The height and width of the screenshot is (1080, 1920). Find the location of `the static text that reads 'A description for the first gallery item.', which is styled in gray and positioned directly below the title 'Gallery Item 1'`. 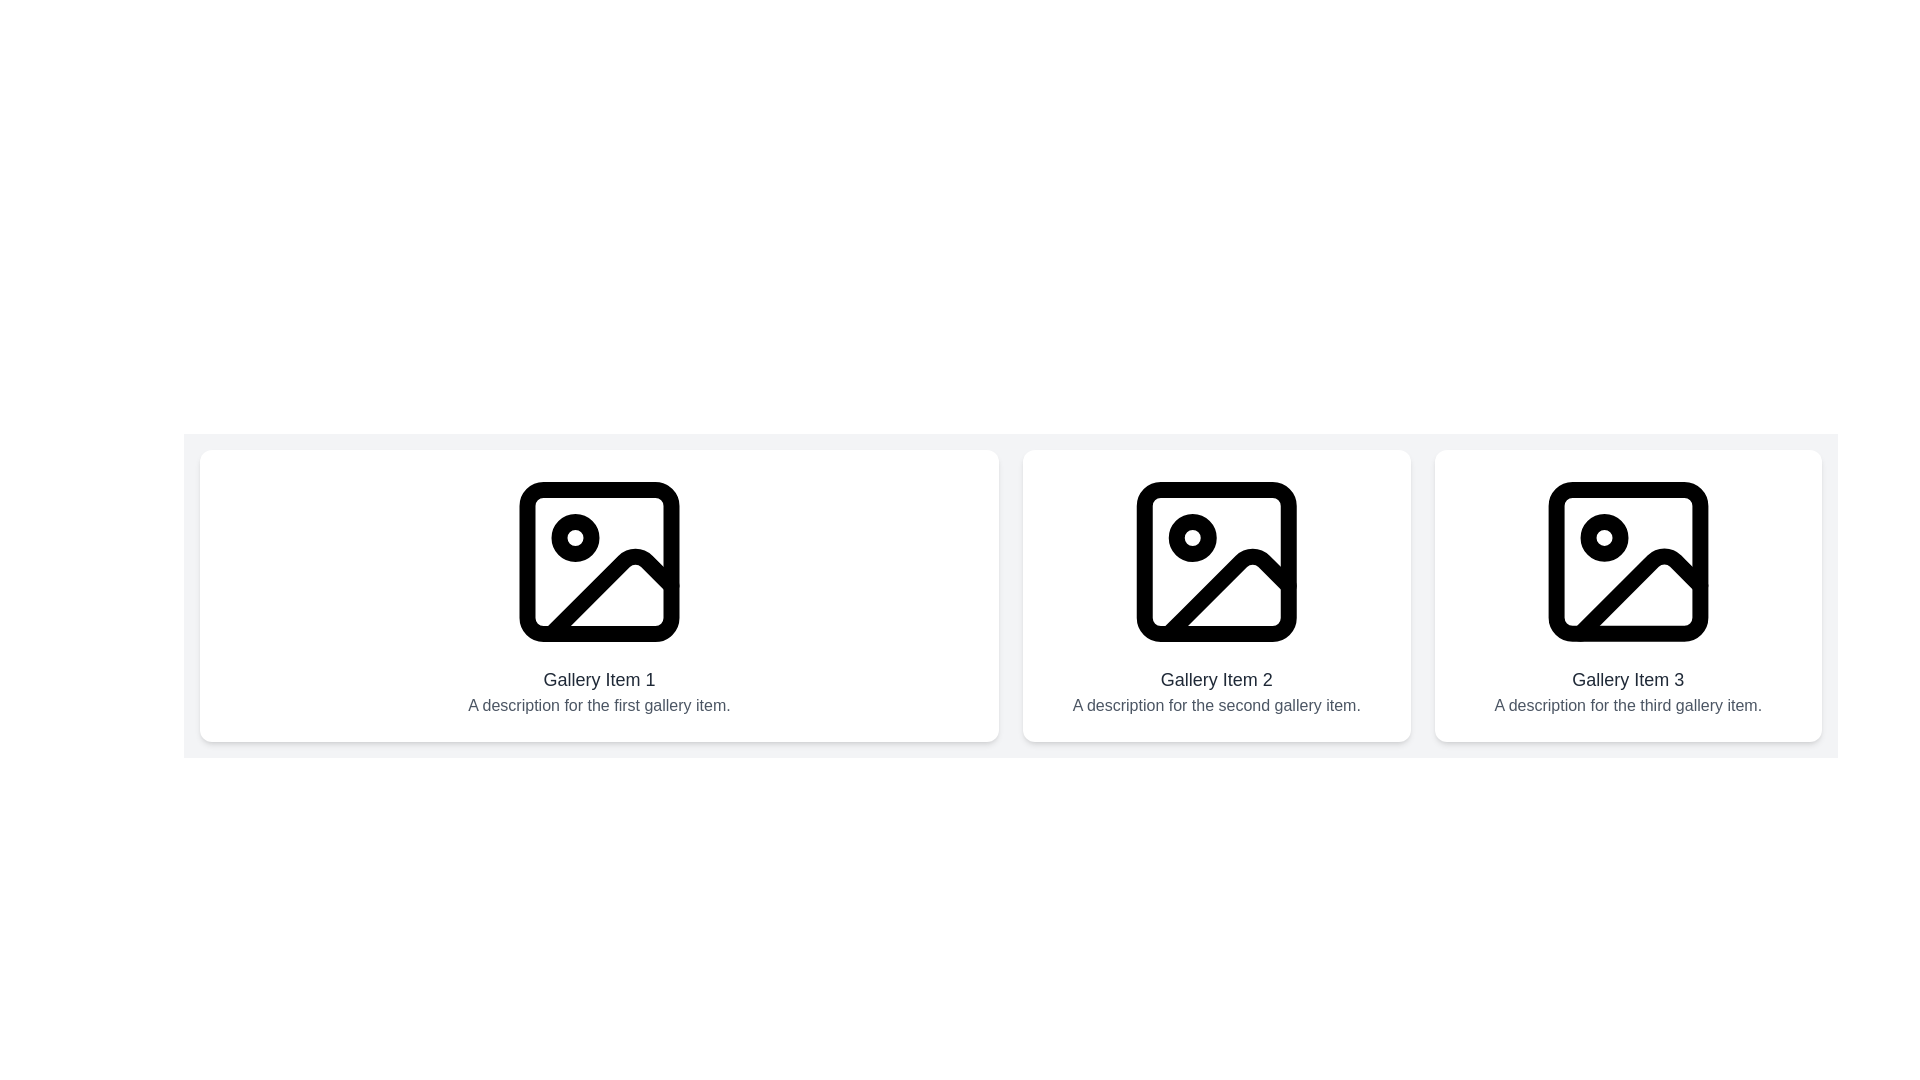

the static text that reads 'A description for the first gallery item.', which is styled in gray and positioned directly below the title 'Gallery Item 1' is located at coordinates (598, 704).